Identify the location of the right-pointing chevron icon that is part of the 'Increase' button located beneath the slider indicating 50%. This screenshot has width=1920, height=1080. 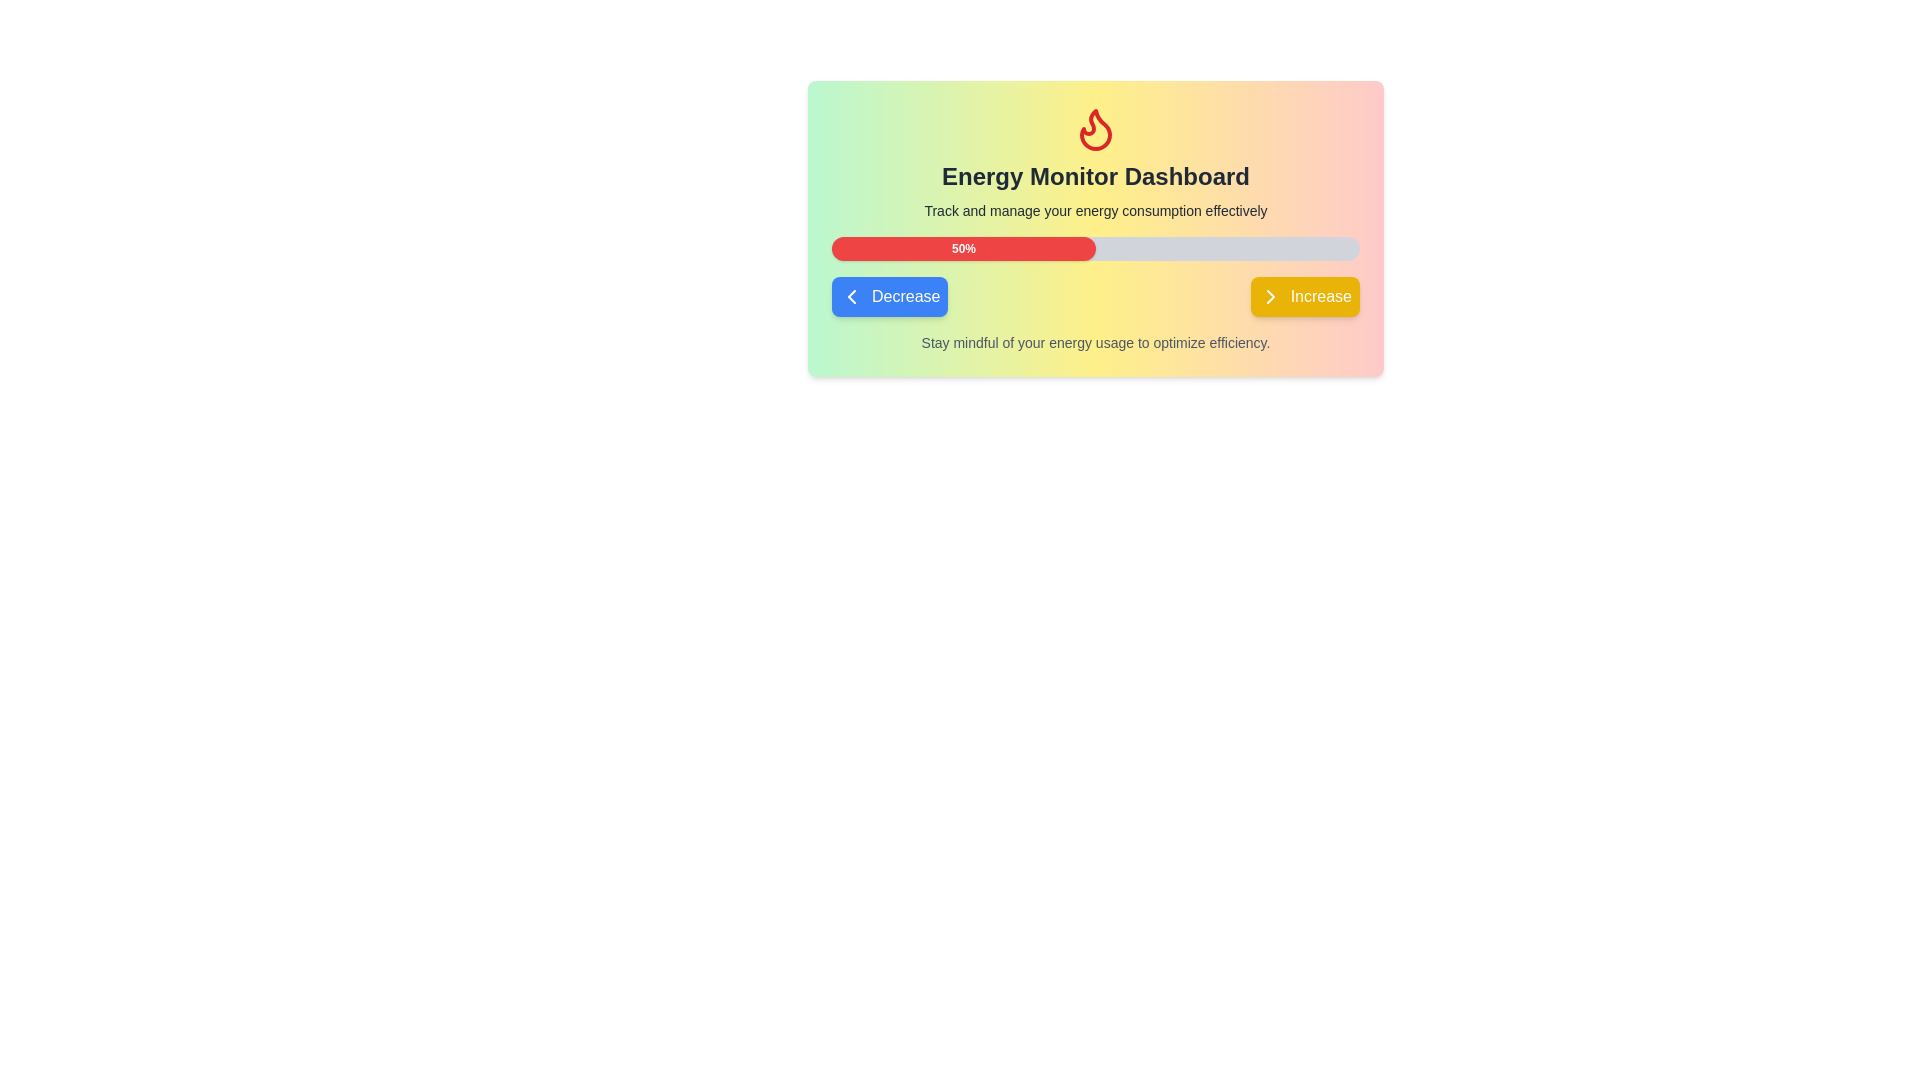
(1269, 297).